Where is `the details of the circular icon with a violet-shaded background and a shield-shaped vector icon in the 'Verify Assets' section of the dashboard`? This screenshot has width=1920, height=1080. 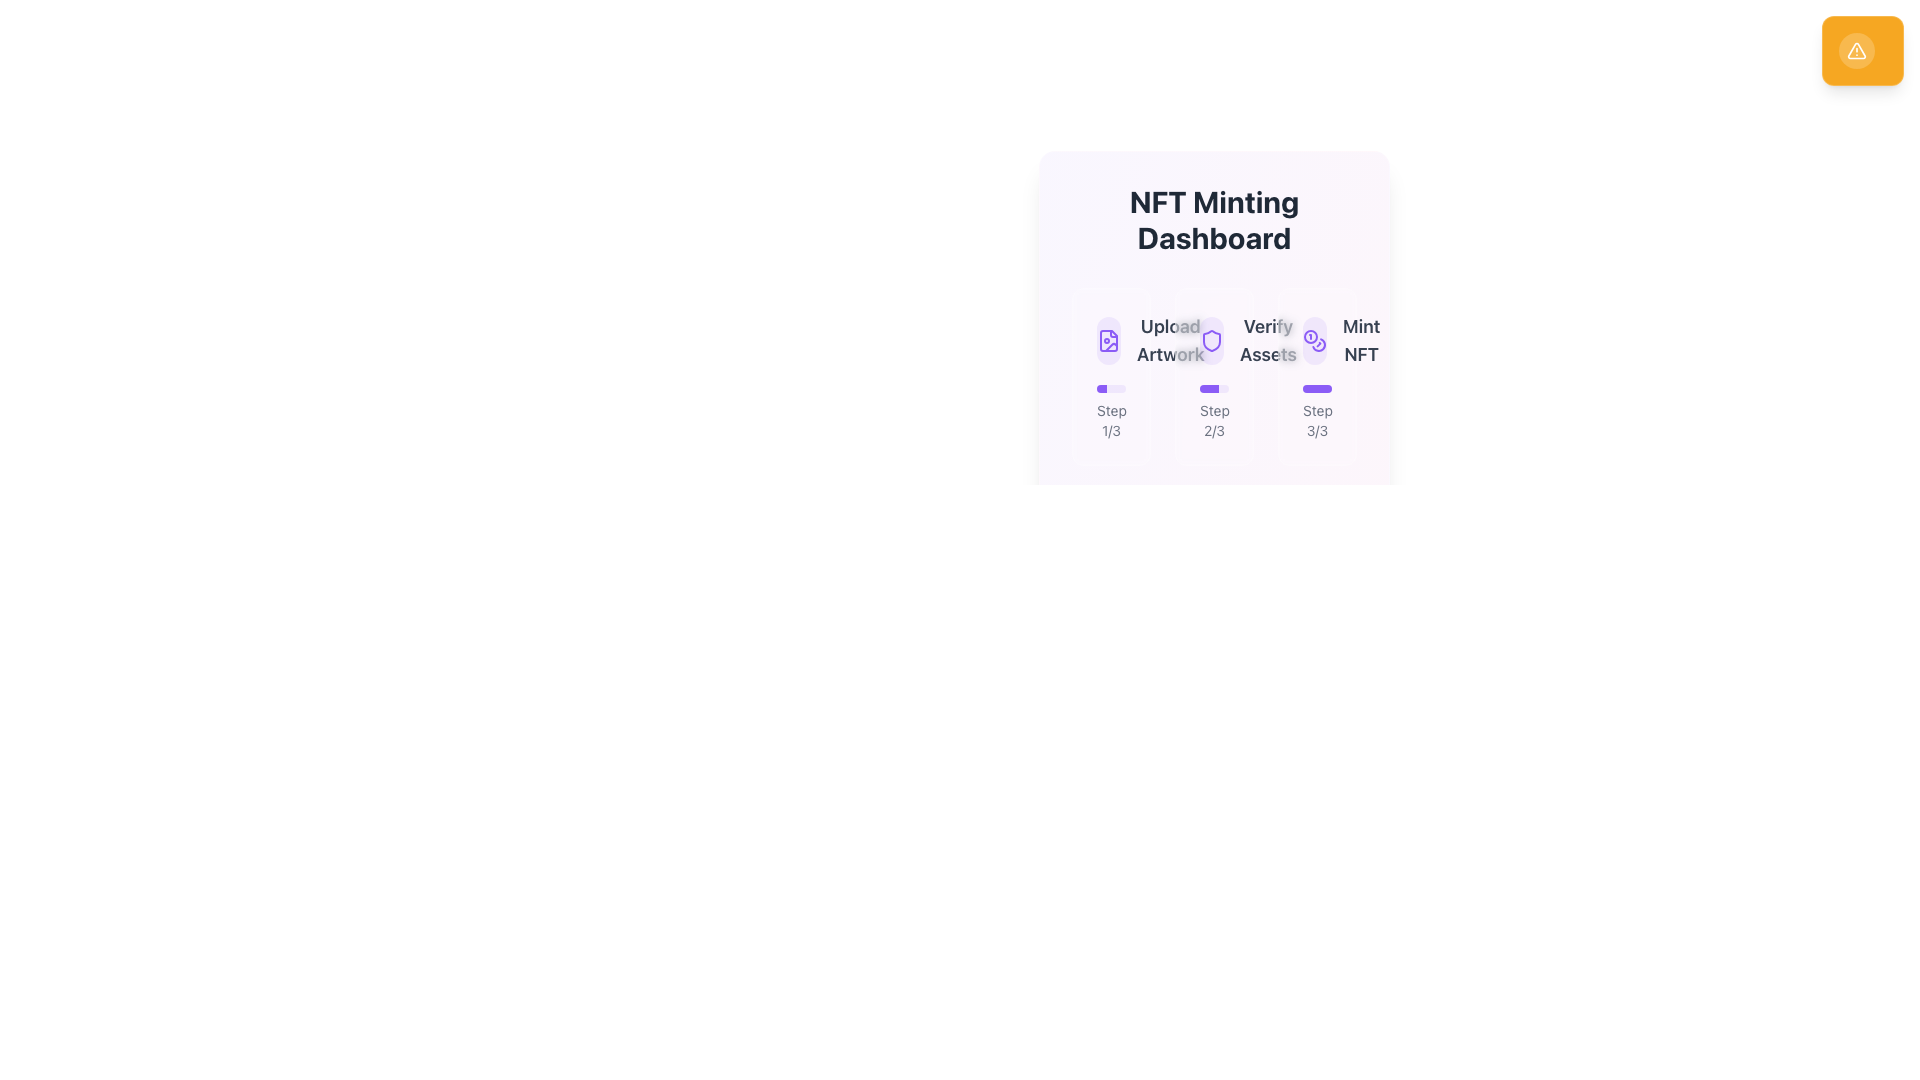
the details of the circular icon with a violet-shaded background and a shield-shaped vector icon in the 'Verify Assets' section of the dashboard is located at coordinates (1210, 339).